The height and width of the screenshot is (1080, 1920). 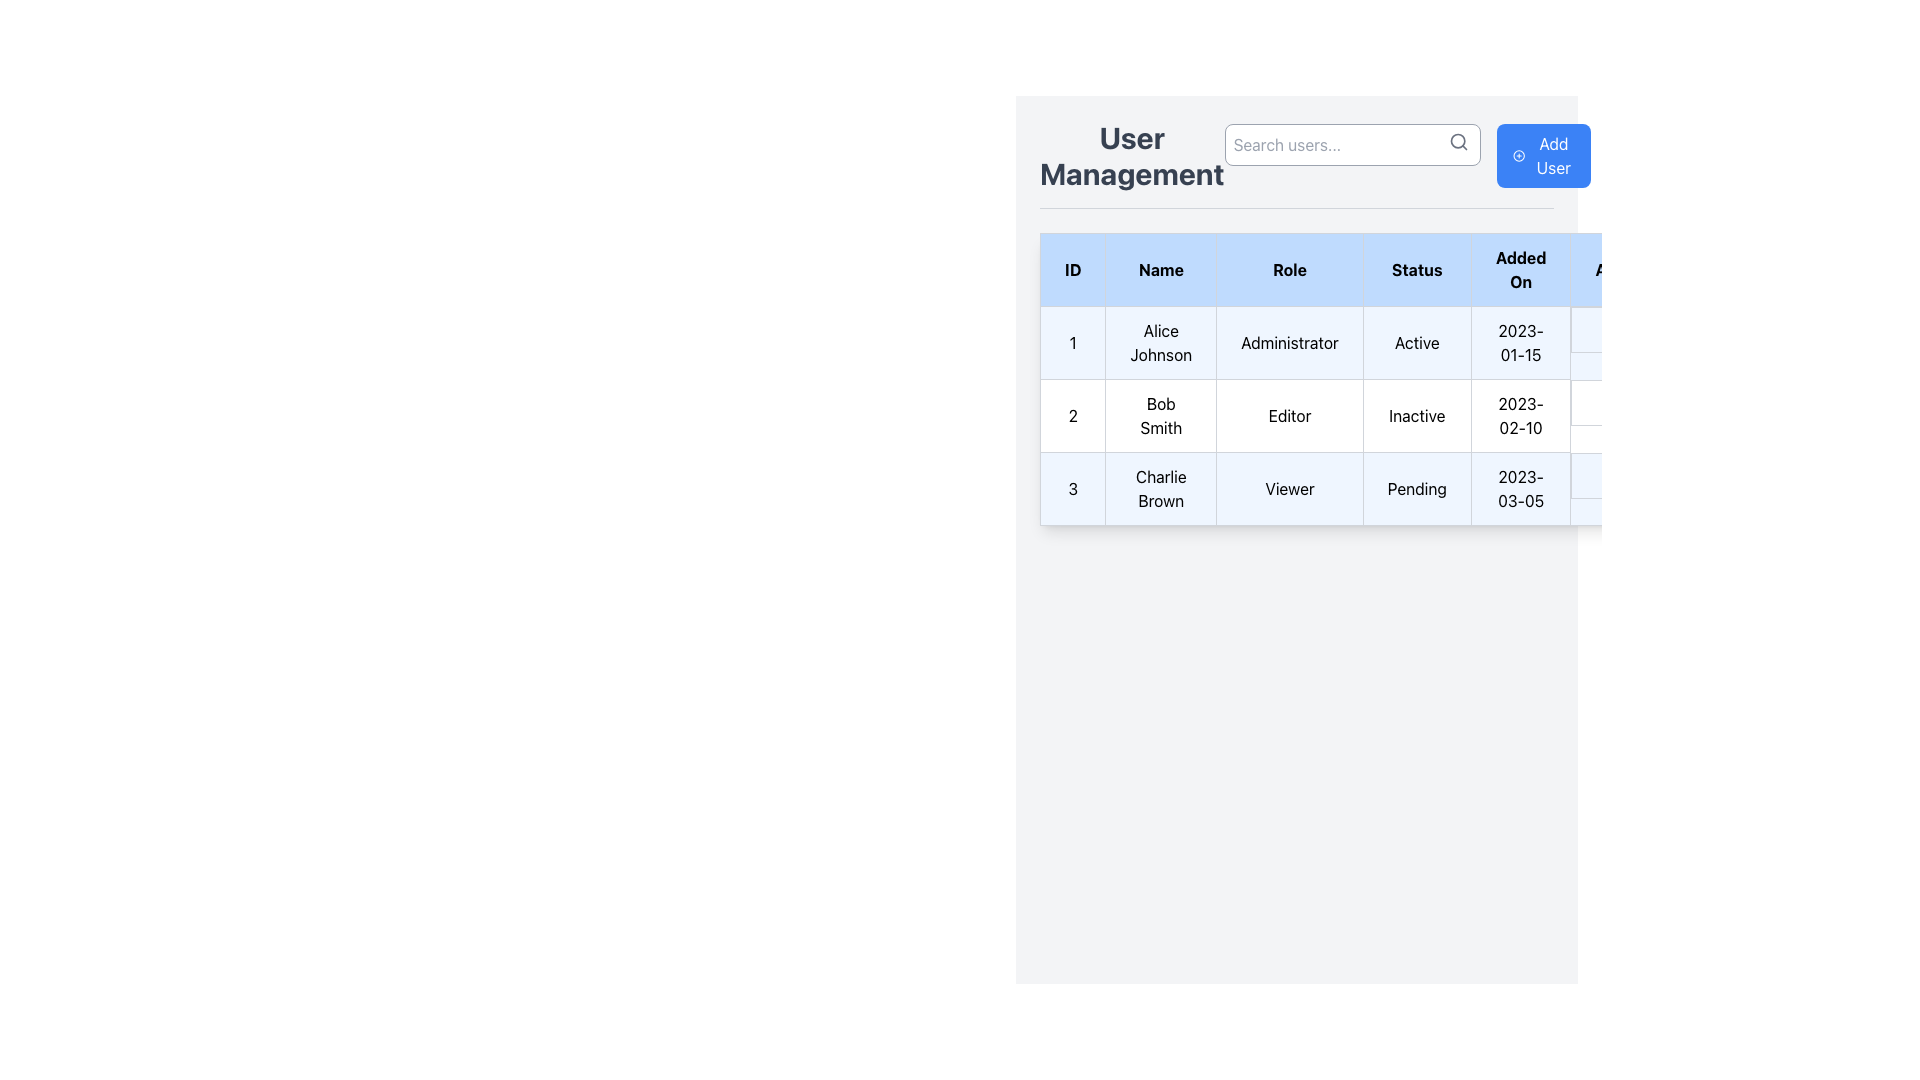 What do you see at coordinates (1359, 342) in the screenshot?
I see `the first row of the user data table that contains the information for 'Alice Johnson'` at bounding box center [1359, 342].